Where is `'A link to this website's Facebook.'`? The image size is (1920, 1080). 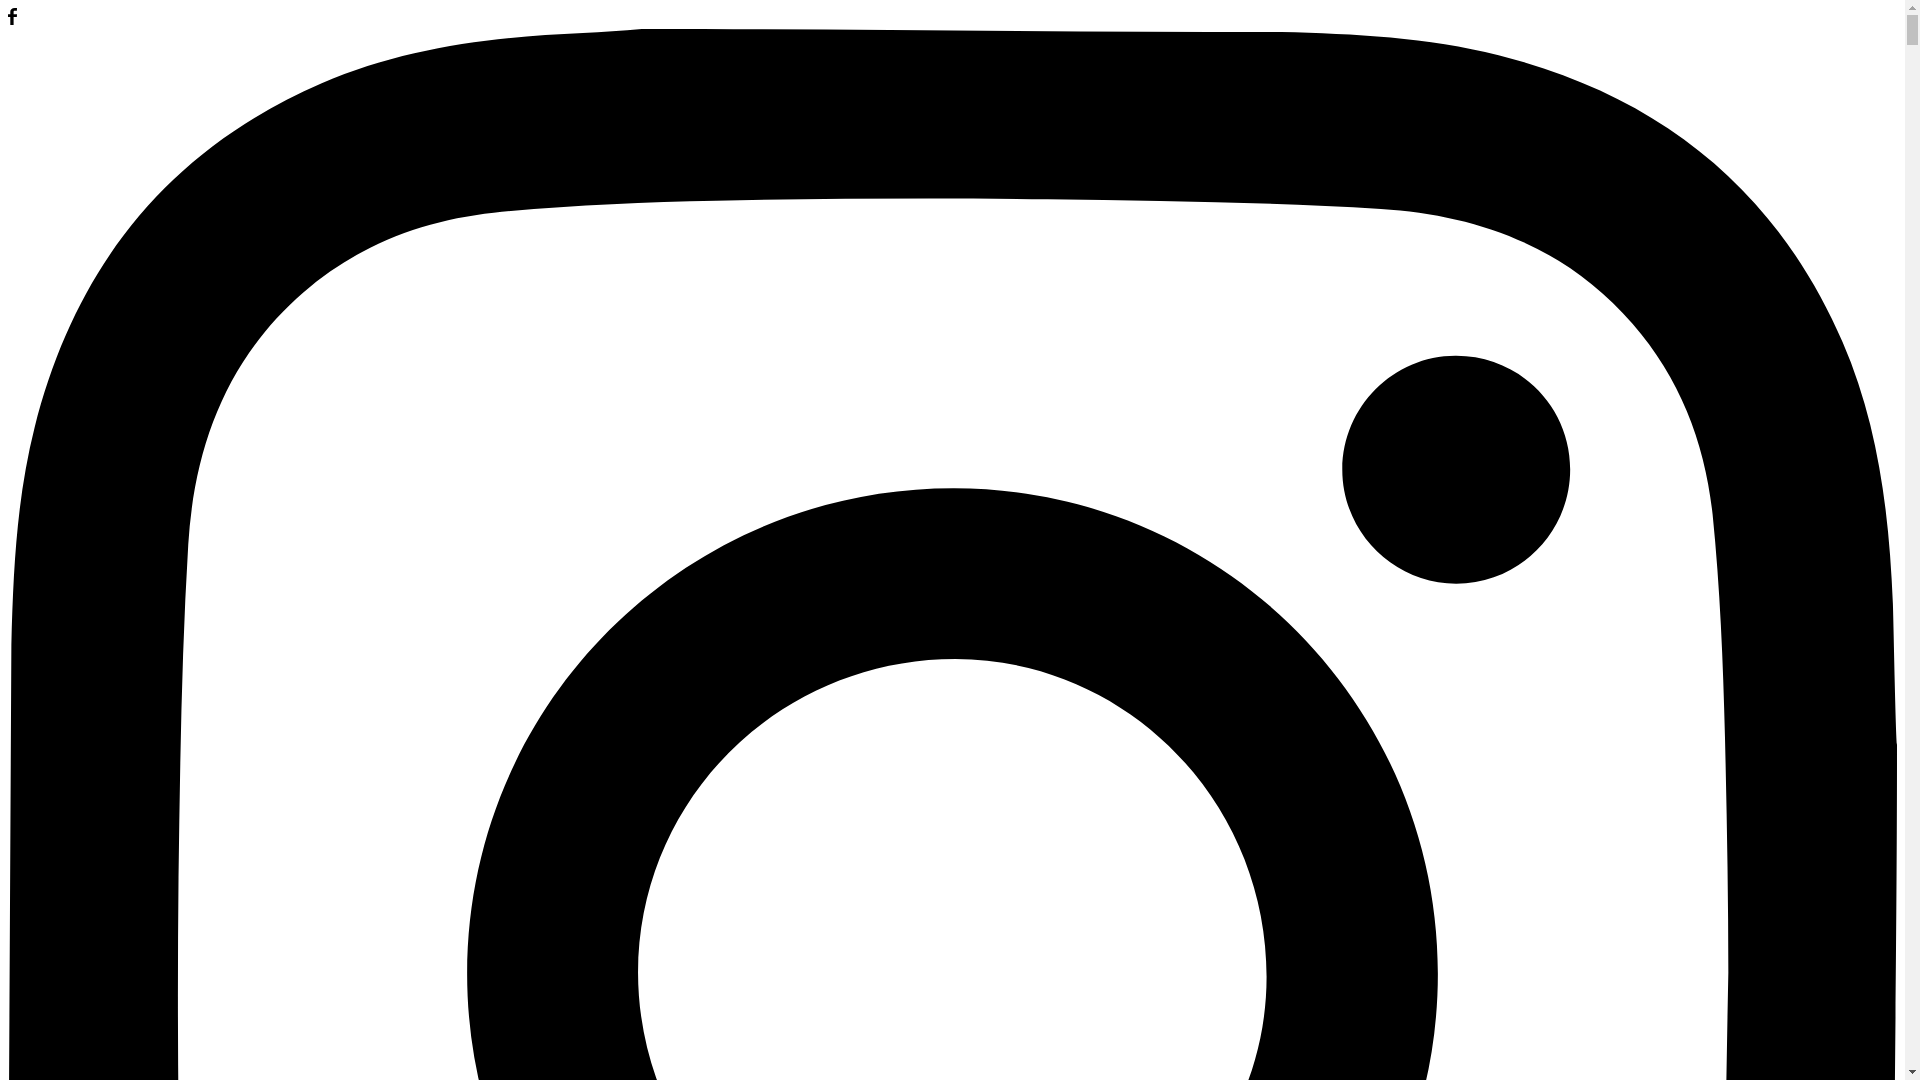
'A link to this website's Facebook.' is located at coordinates (8, 19).